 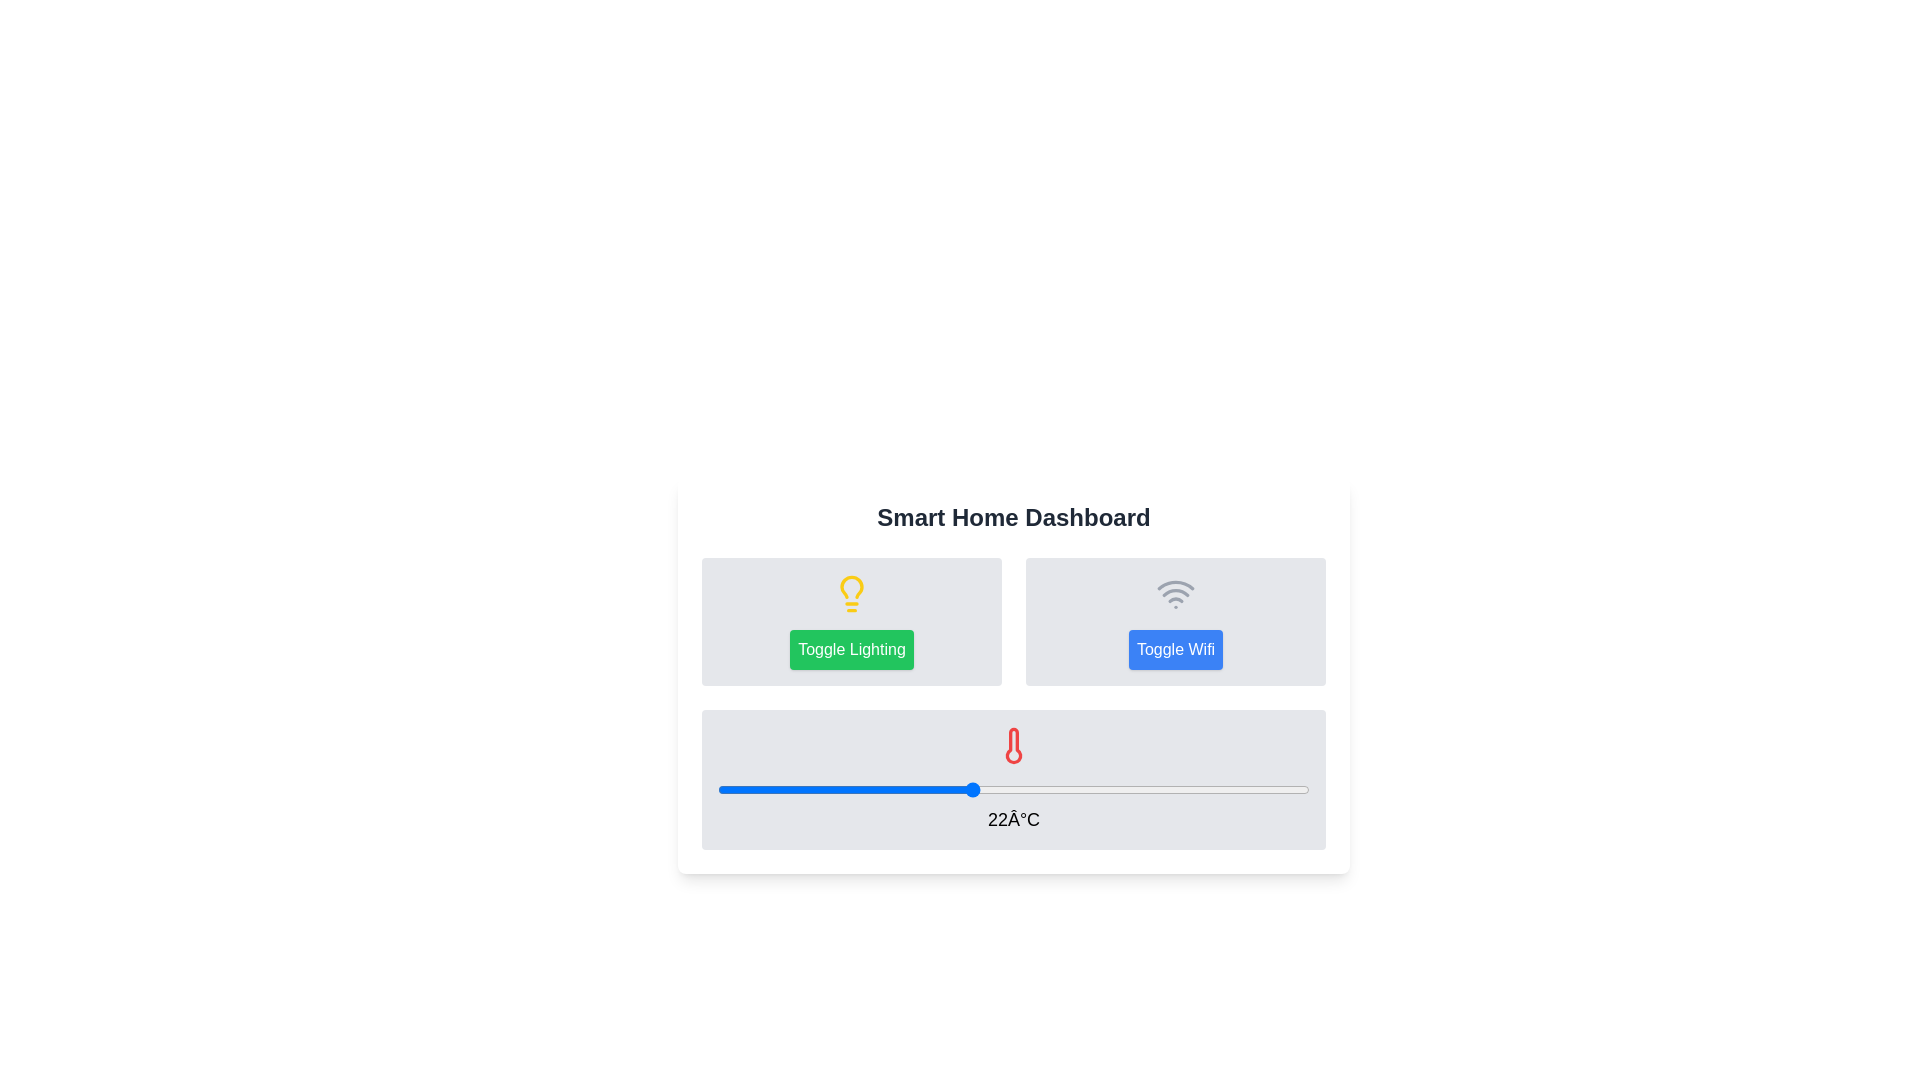 I want to click on the temperature, so click(x=886, y=789).